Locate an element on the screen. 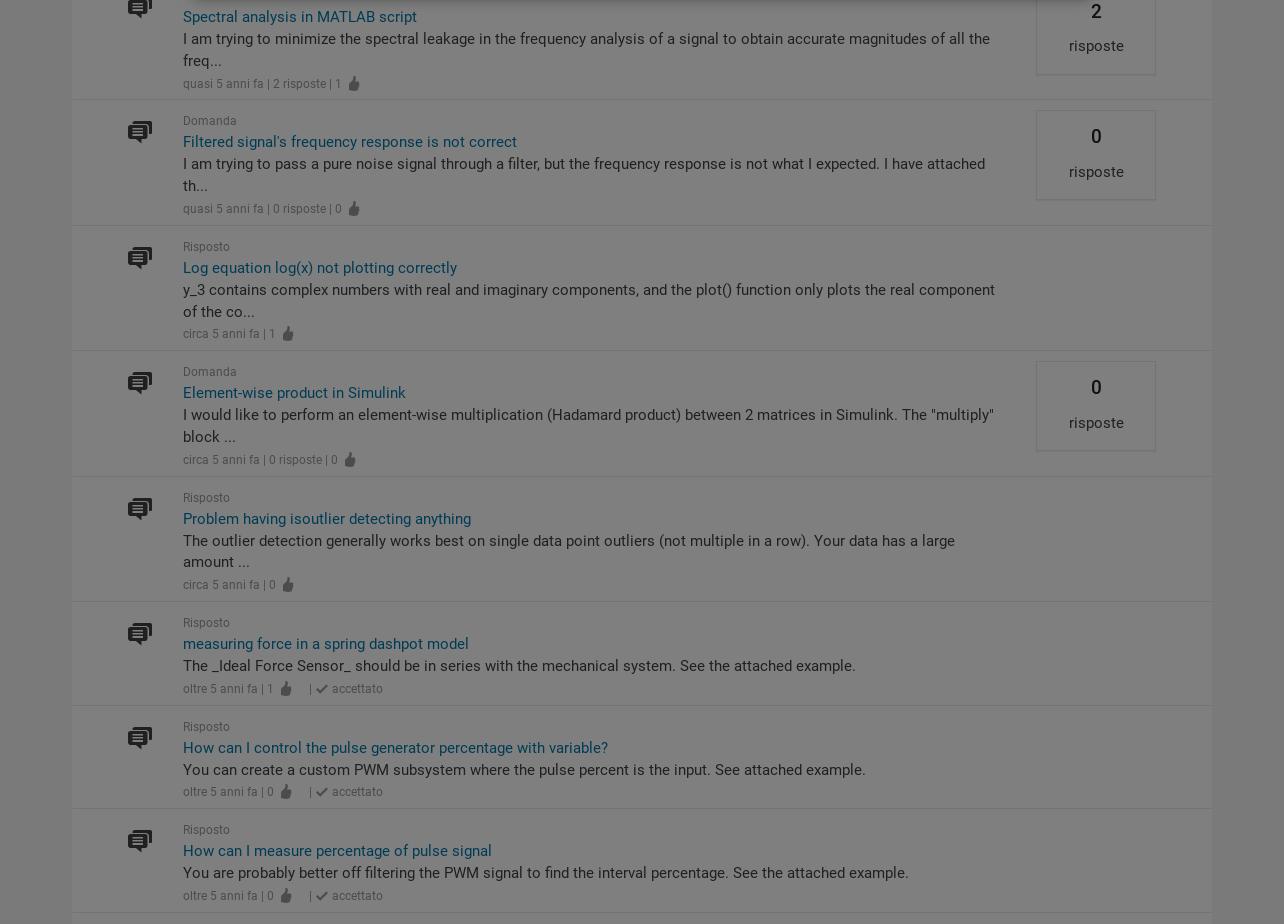 This screenshot has width=1284, height=924. 'I am trying to pass a pure noise signal through a filter, but the frequency response is not what I expected.  I have attached th...' is located at coordinates (581, 175).